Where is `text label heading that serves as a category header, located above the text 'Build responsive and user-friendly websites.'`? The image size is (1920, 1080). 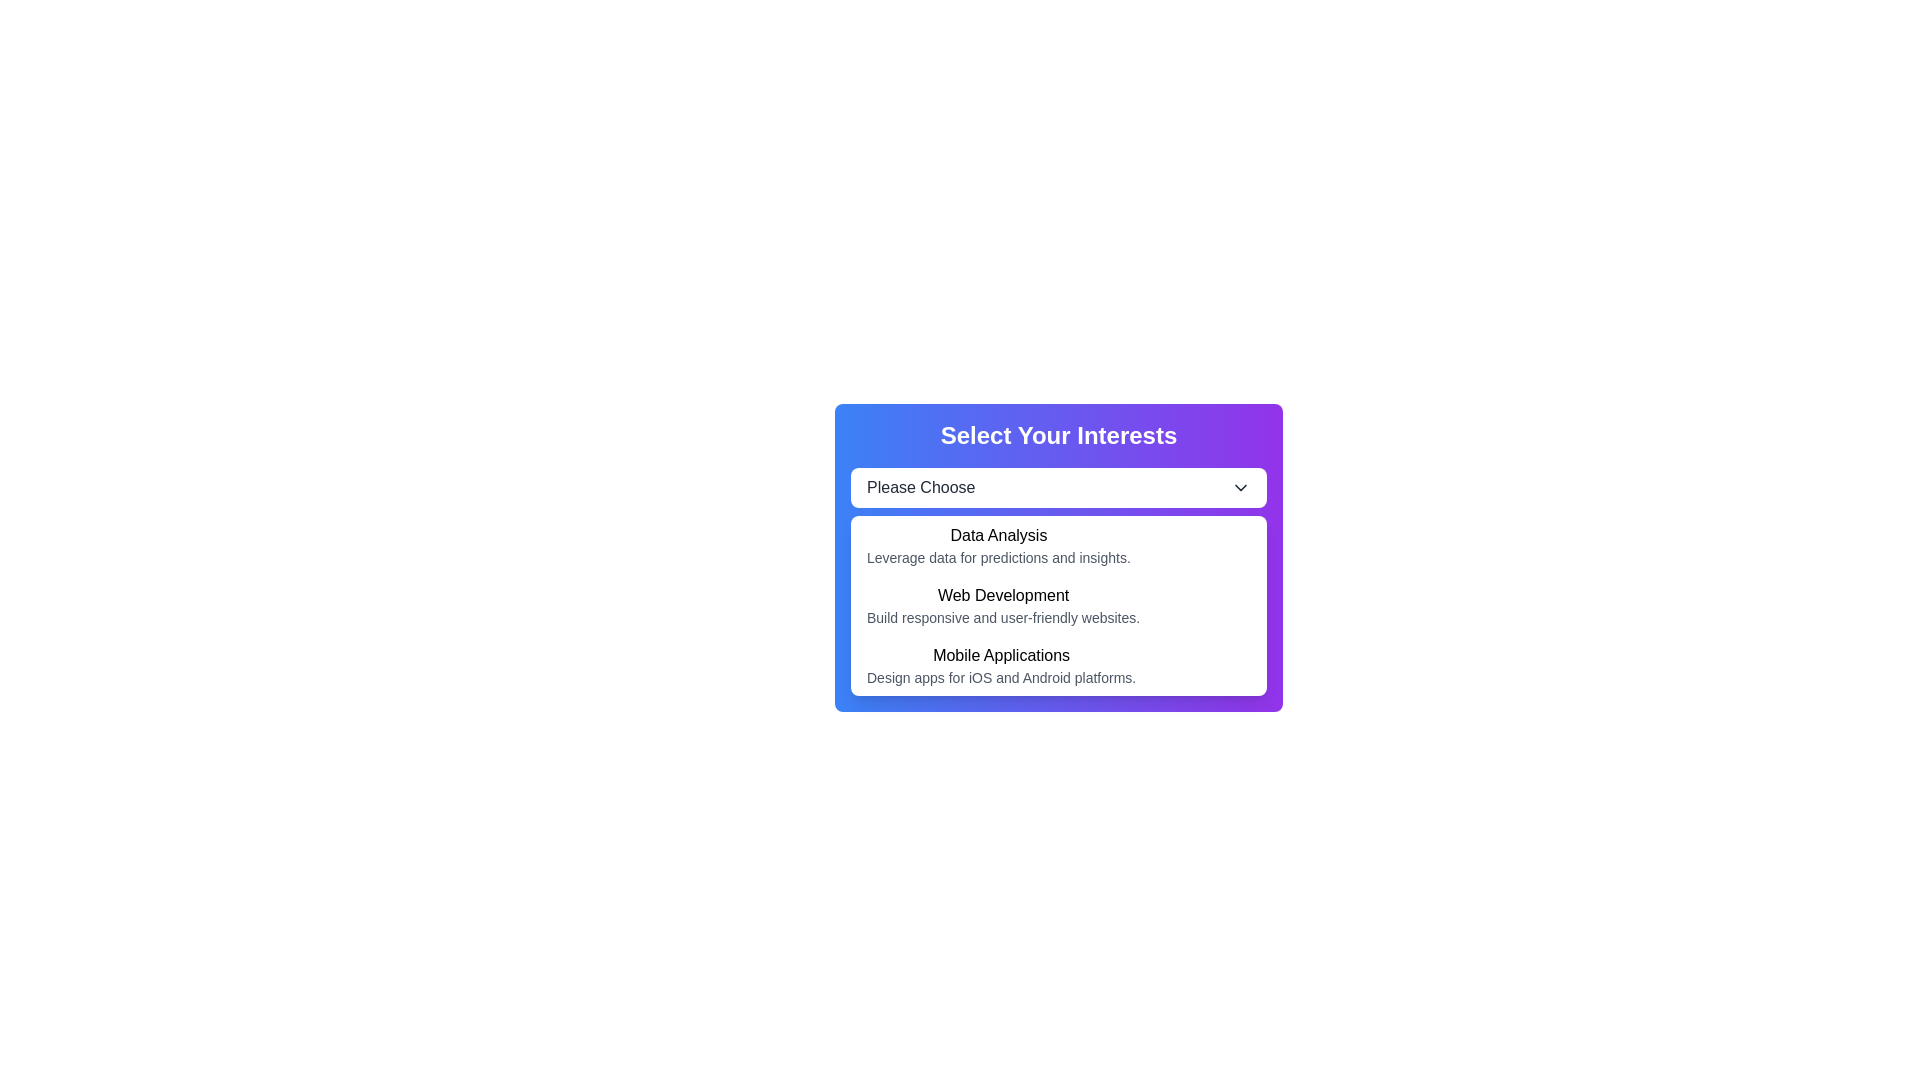
text label heading that serves as a category header, located above the text 'Build responsive and user-friendly websites.' is located at coordinates (1003, 595).